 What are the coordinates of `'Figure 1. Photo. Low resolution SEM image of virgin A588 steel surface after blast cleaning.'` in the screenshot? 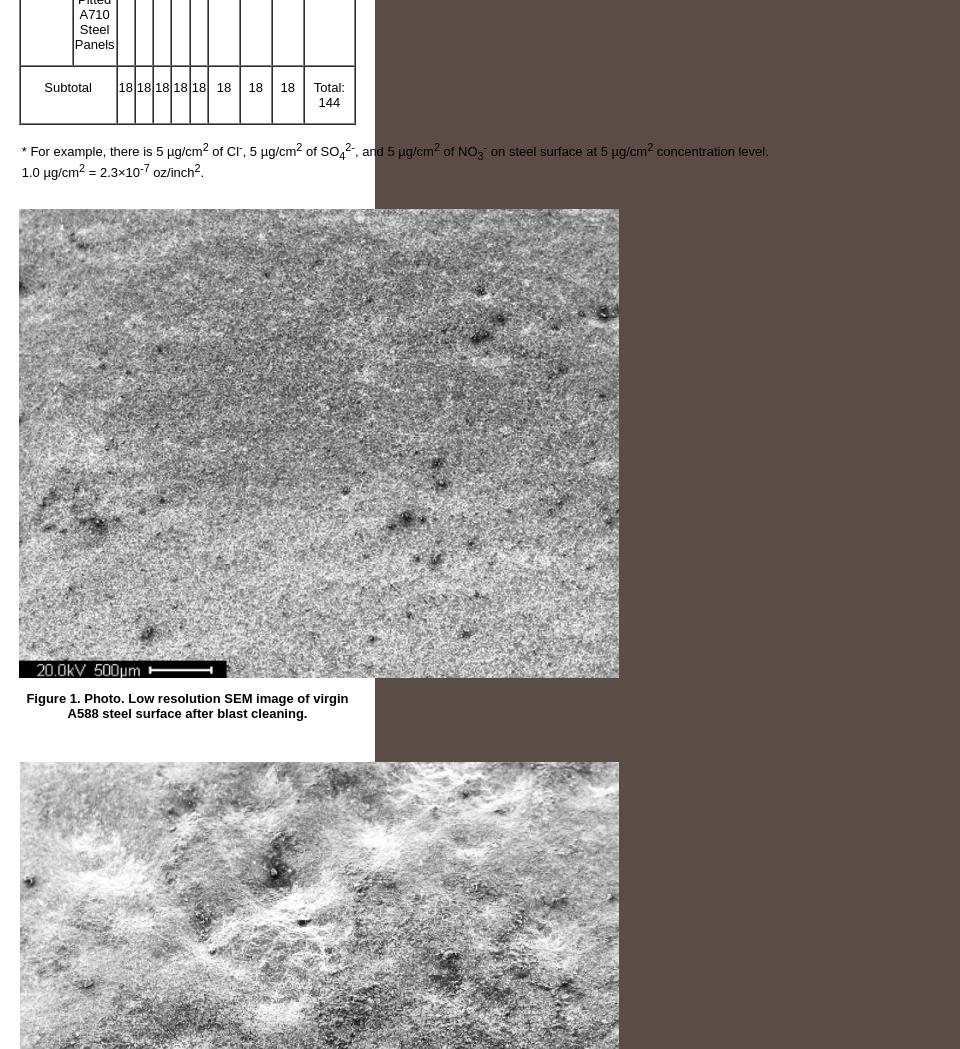 It's located at (25, 705).